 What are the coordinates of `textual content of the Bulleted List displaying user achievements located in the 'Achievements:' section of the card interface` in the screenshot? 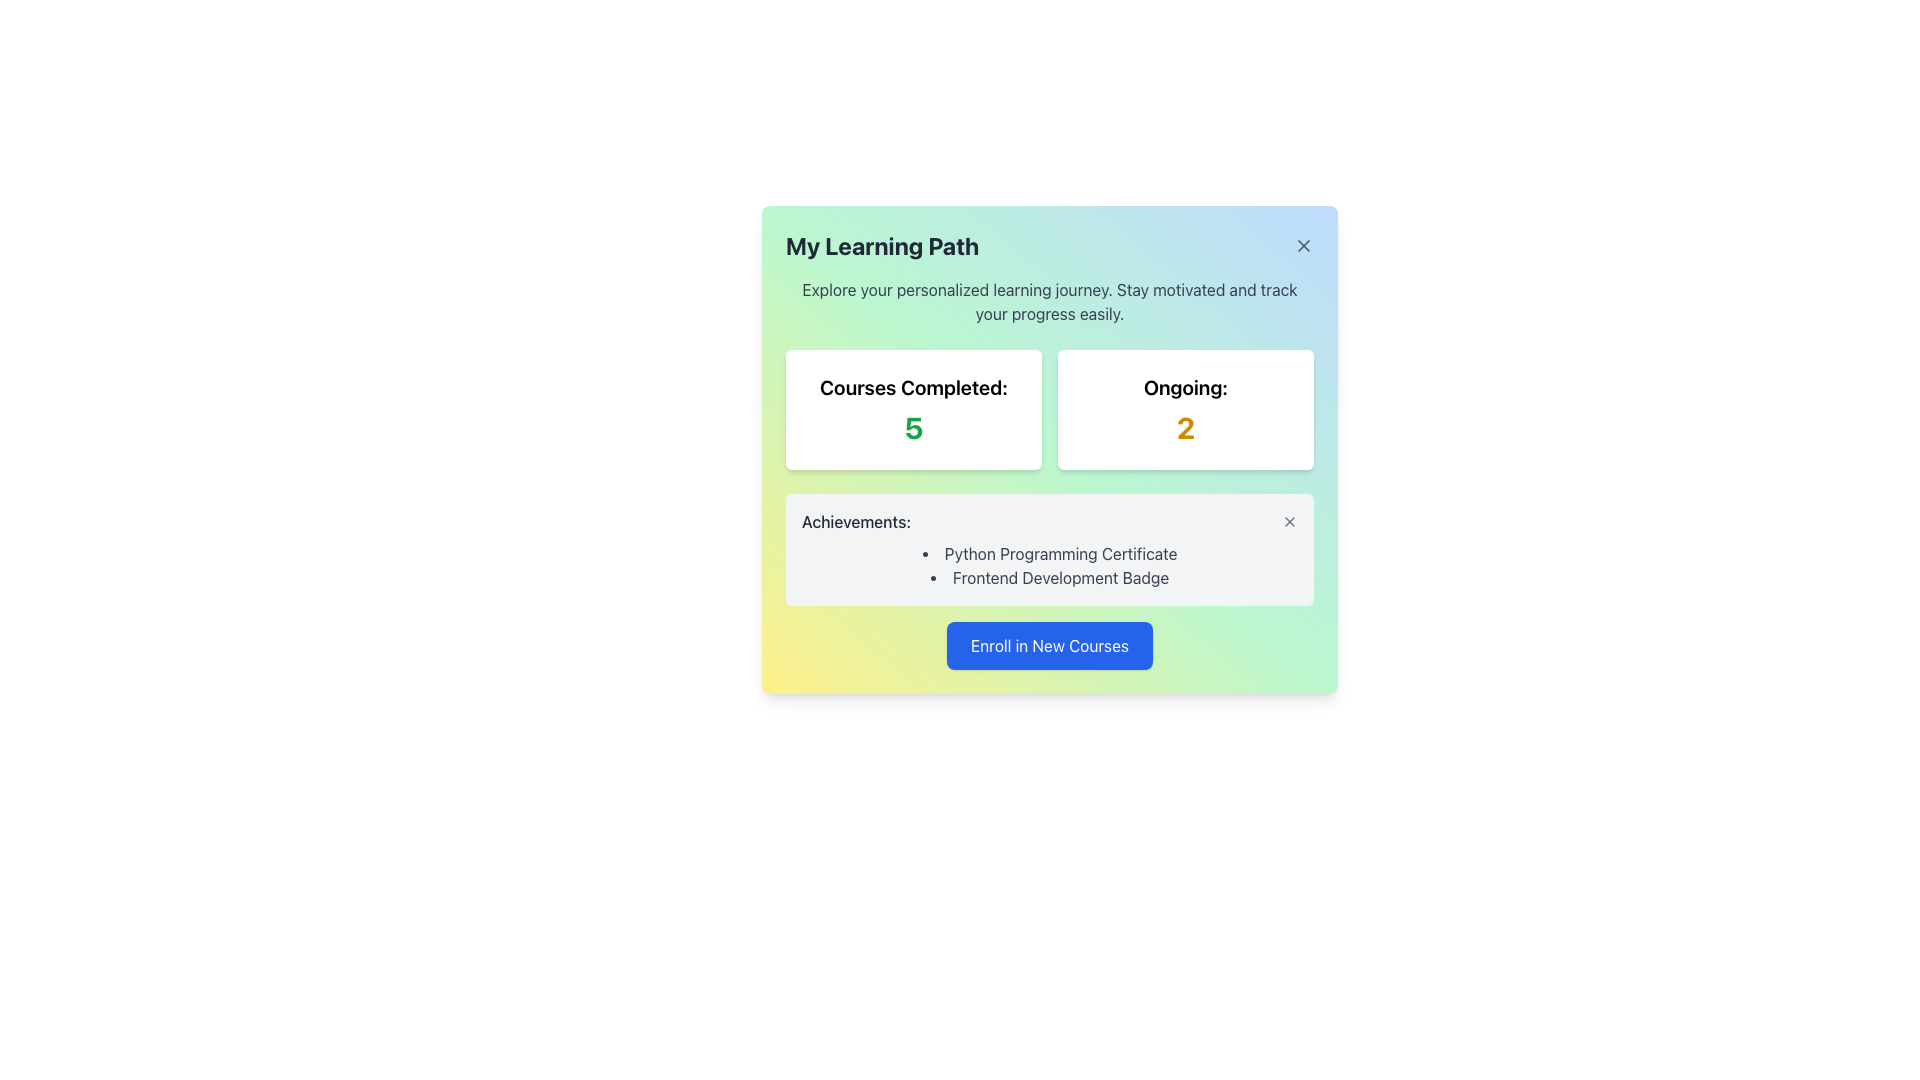 It's located at (1049, 566).